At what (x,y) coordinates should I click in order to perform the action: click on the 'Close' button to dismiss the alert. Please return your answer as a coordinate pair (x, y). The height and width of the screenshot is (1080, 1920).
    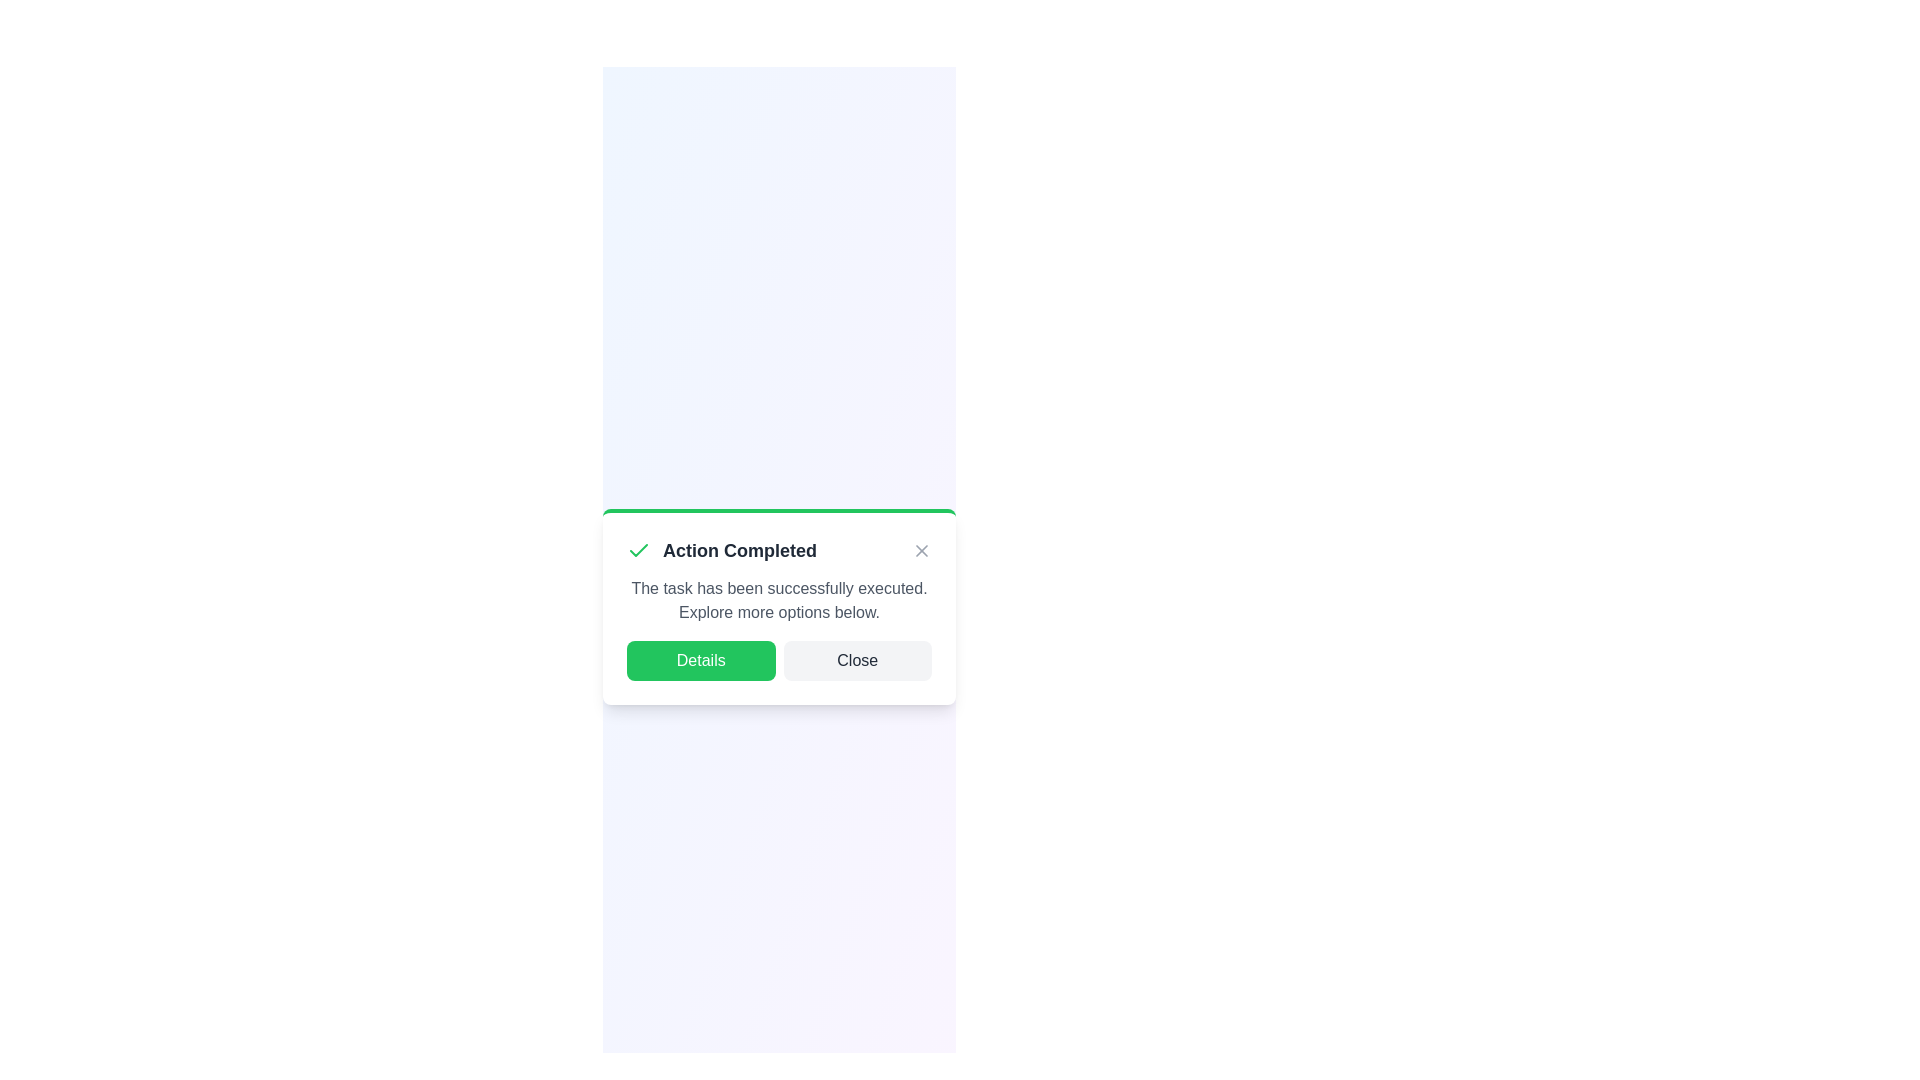
    Looking at the image, I should click on (857, 660).